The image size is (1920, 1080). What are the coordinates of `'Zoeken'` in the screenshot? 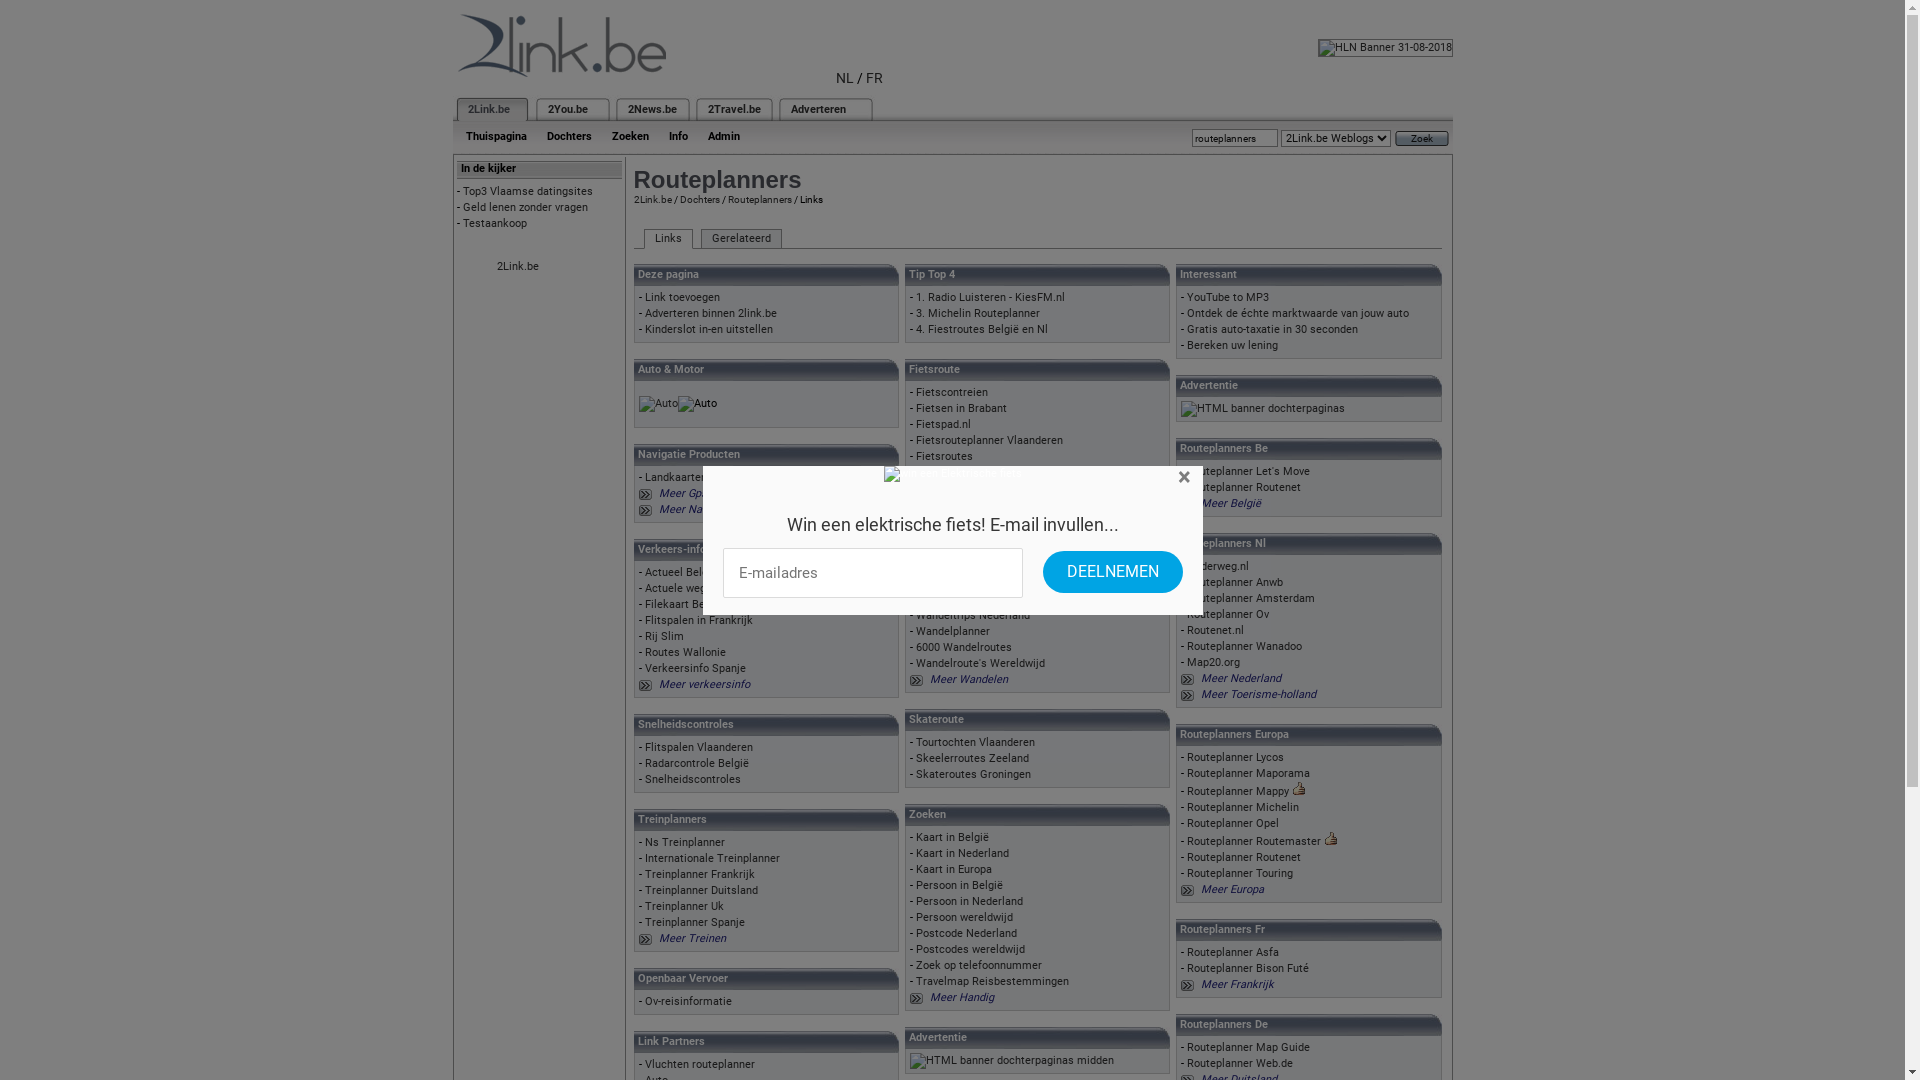 It's located at (629, 135).